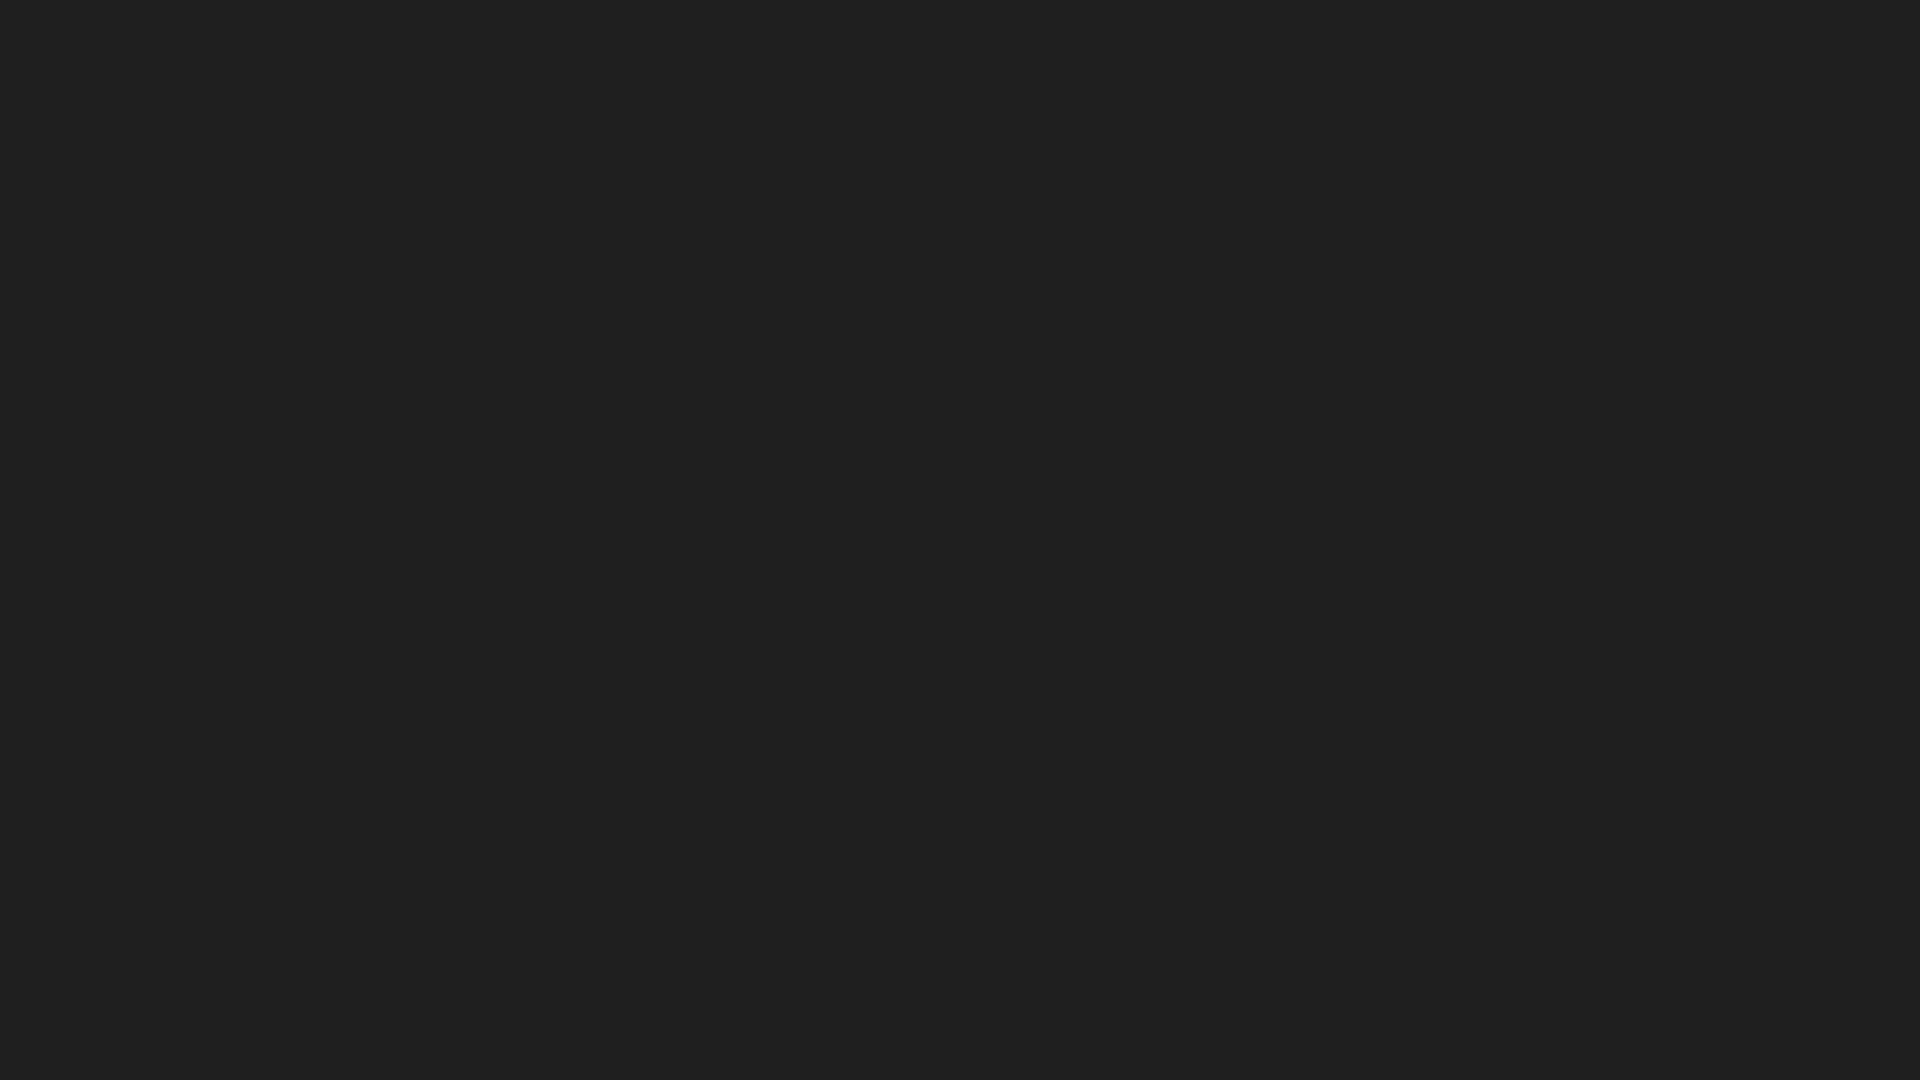 The height and width of the screenshot is (1080, 1920). I want to click on Help, so click(1247, 30).